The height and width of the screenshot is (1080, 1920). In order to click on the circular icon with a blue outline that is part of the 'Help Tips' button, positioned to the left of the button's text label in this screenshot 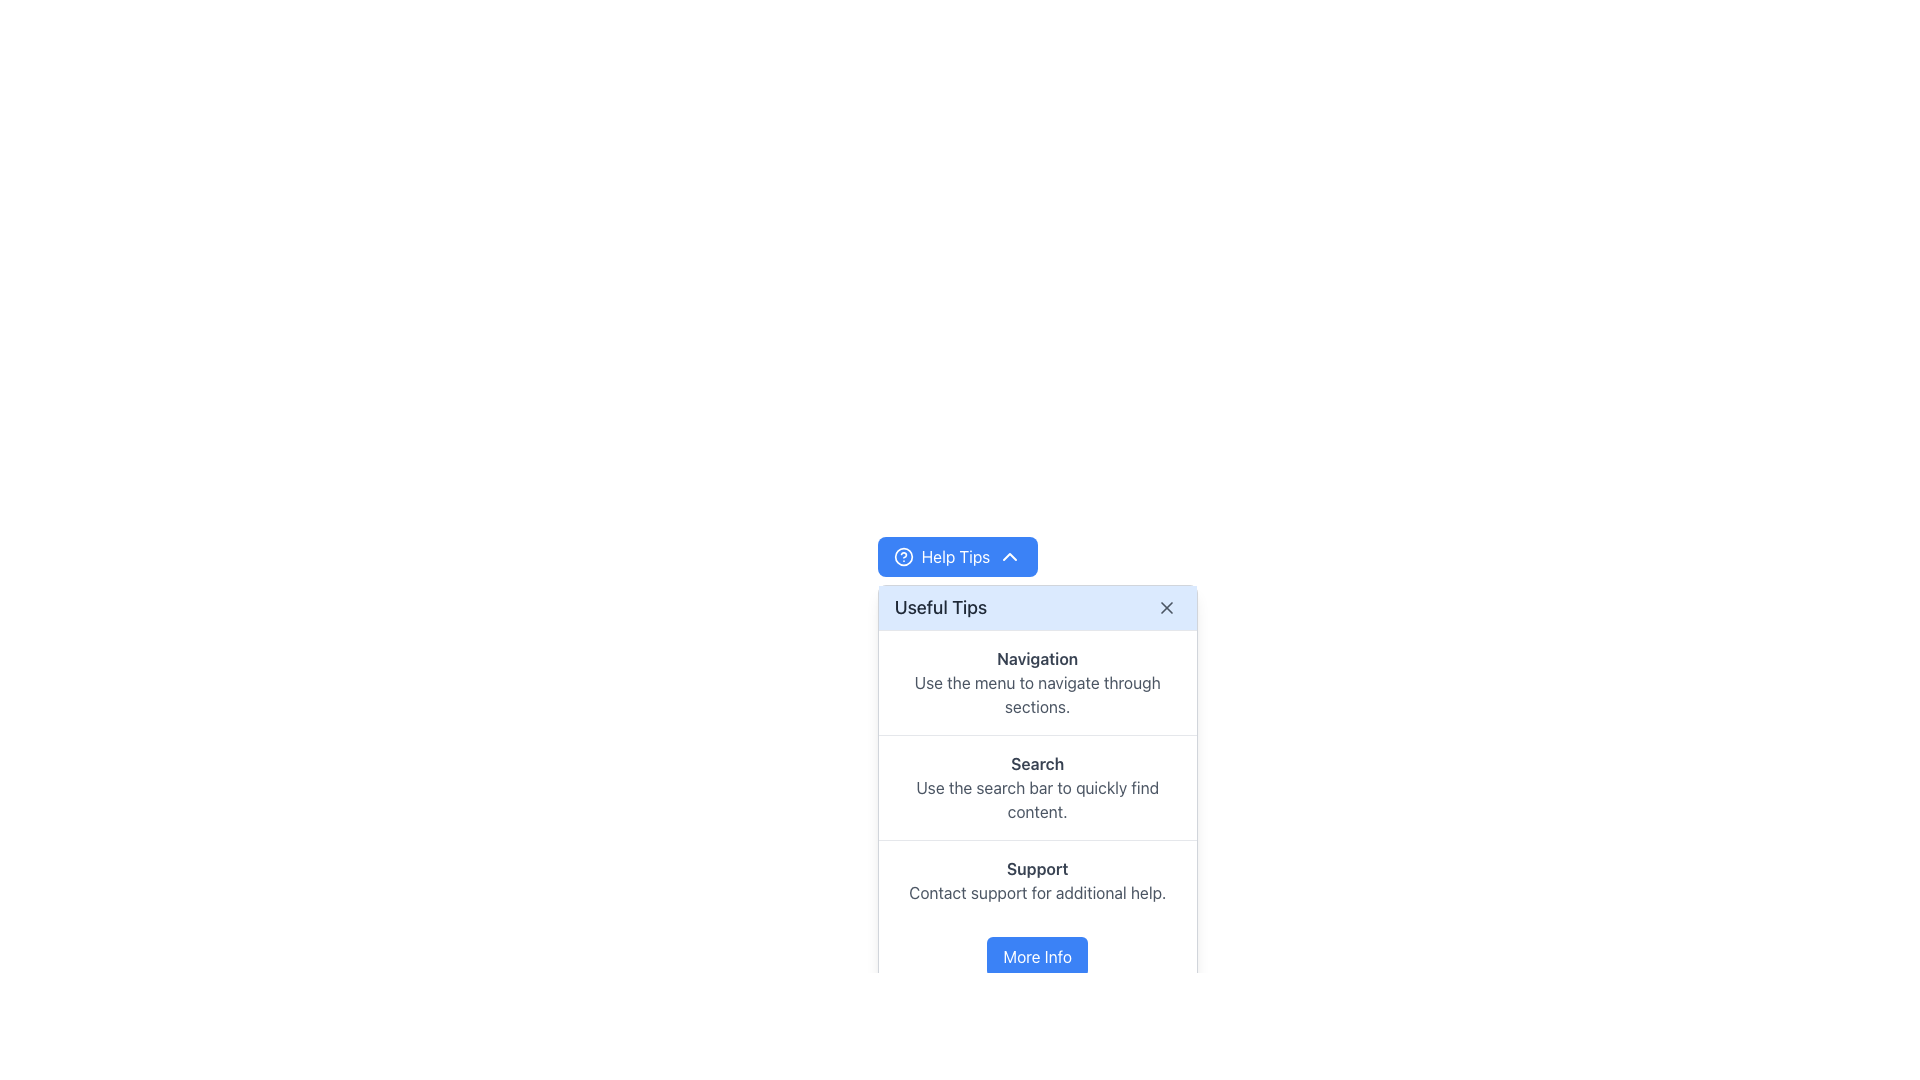, I will do `click(902, 556)`.